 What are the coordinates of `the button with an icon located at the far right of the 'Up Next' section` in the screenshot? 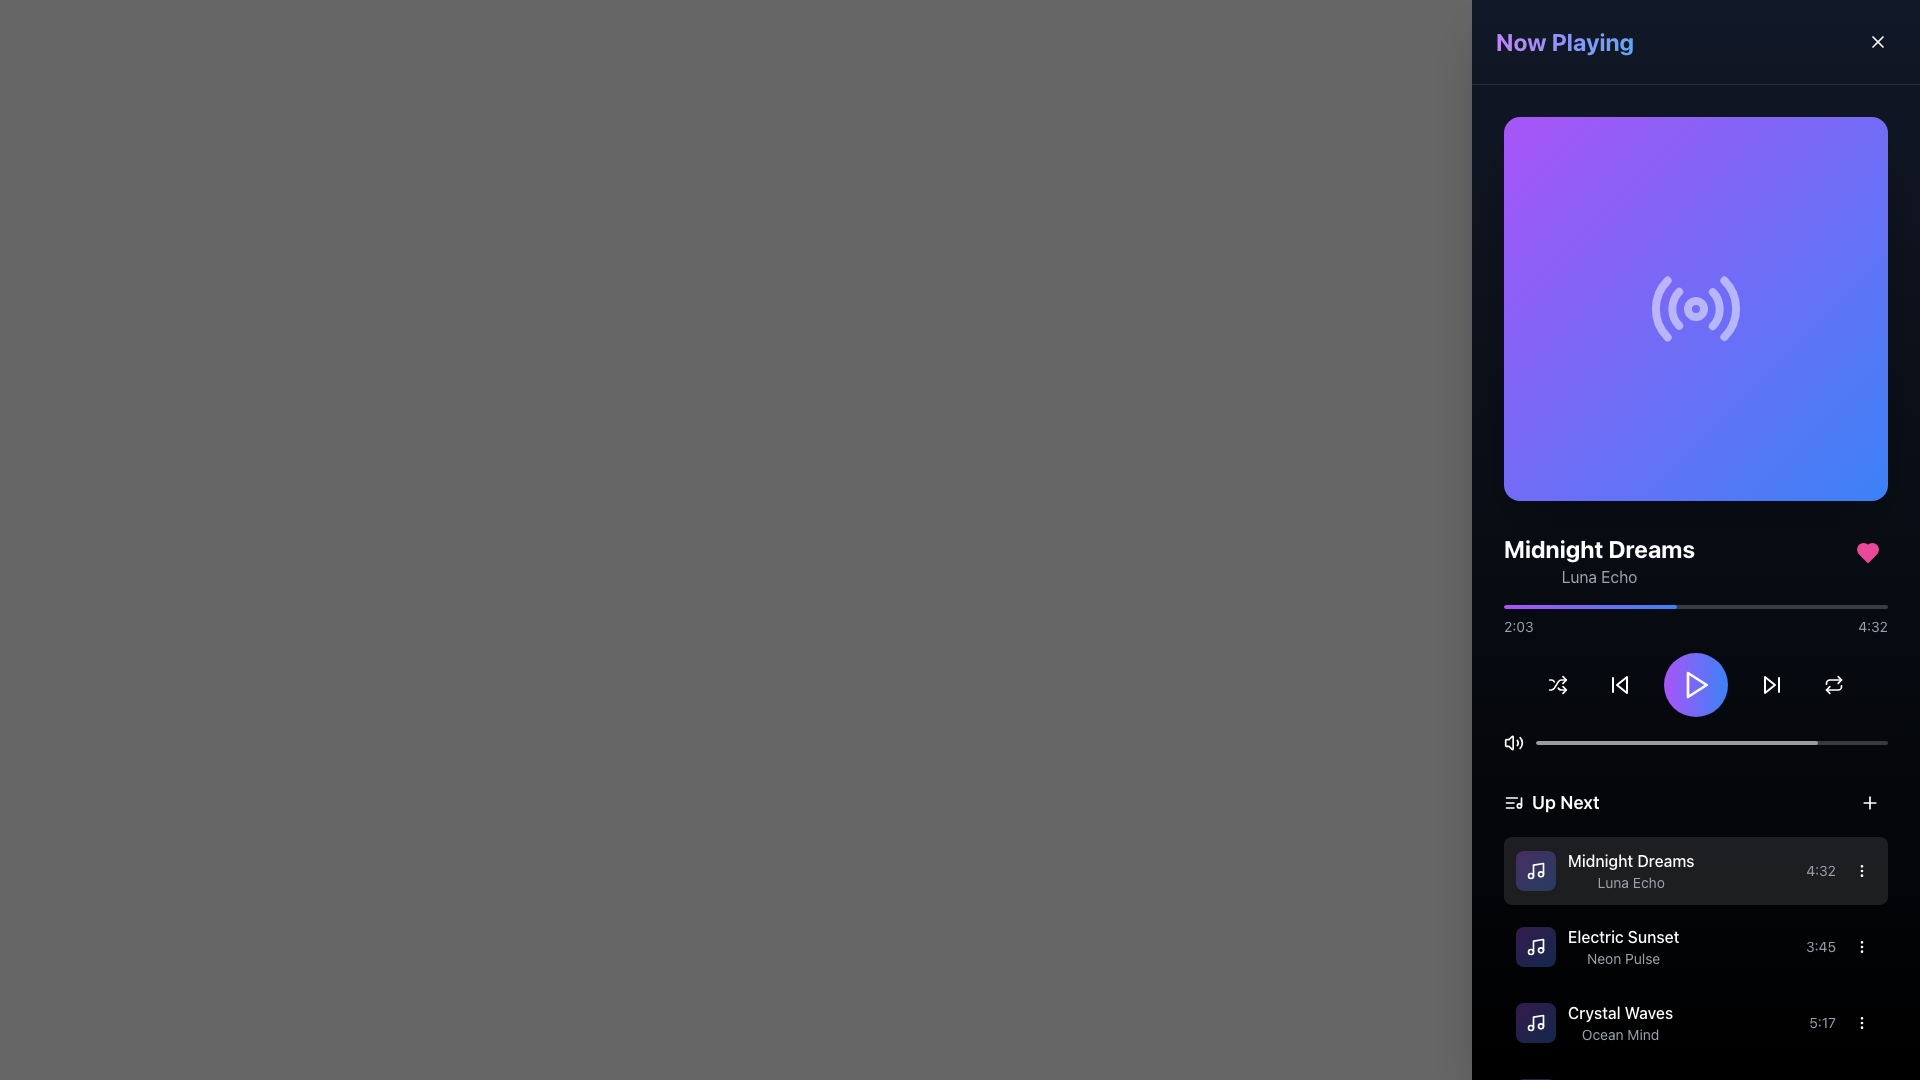 It's located at (1869, 801).